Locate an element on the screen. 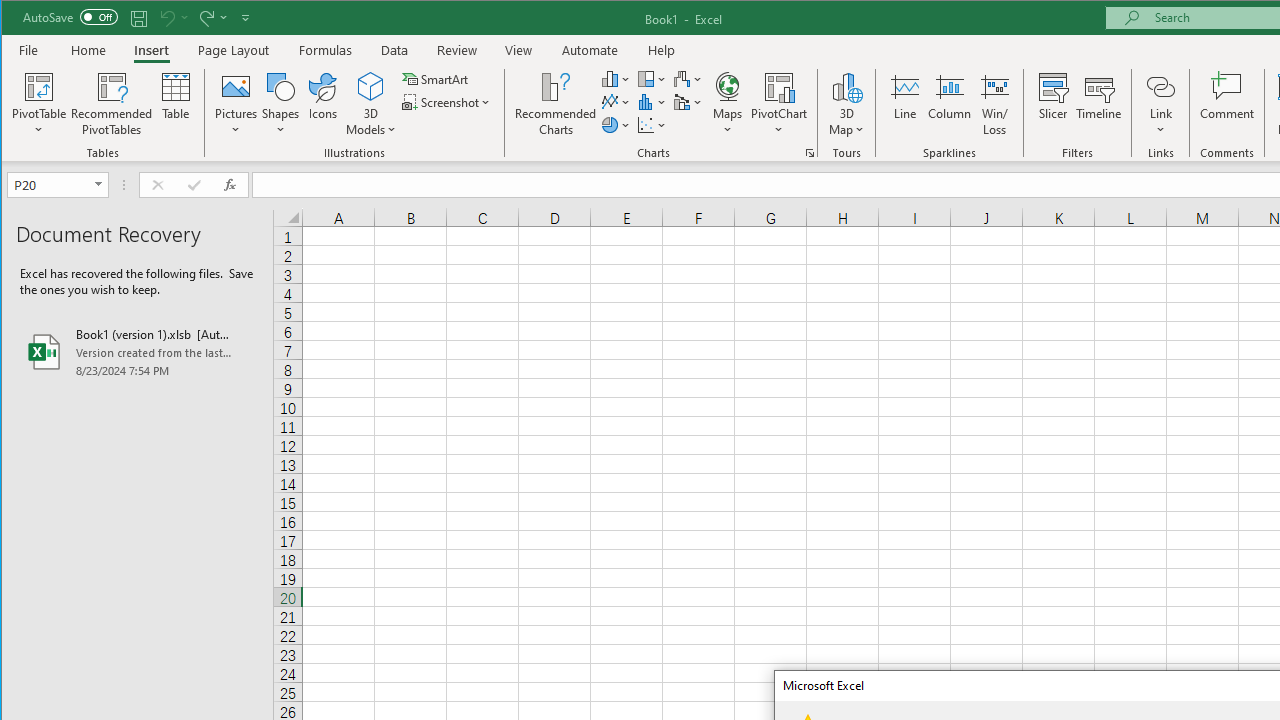 This screenshot has height=720, width=1280. 'Link' is located at coordinates (1160, 104).